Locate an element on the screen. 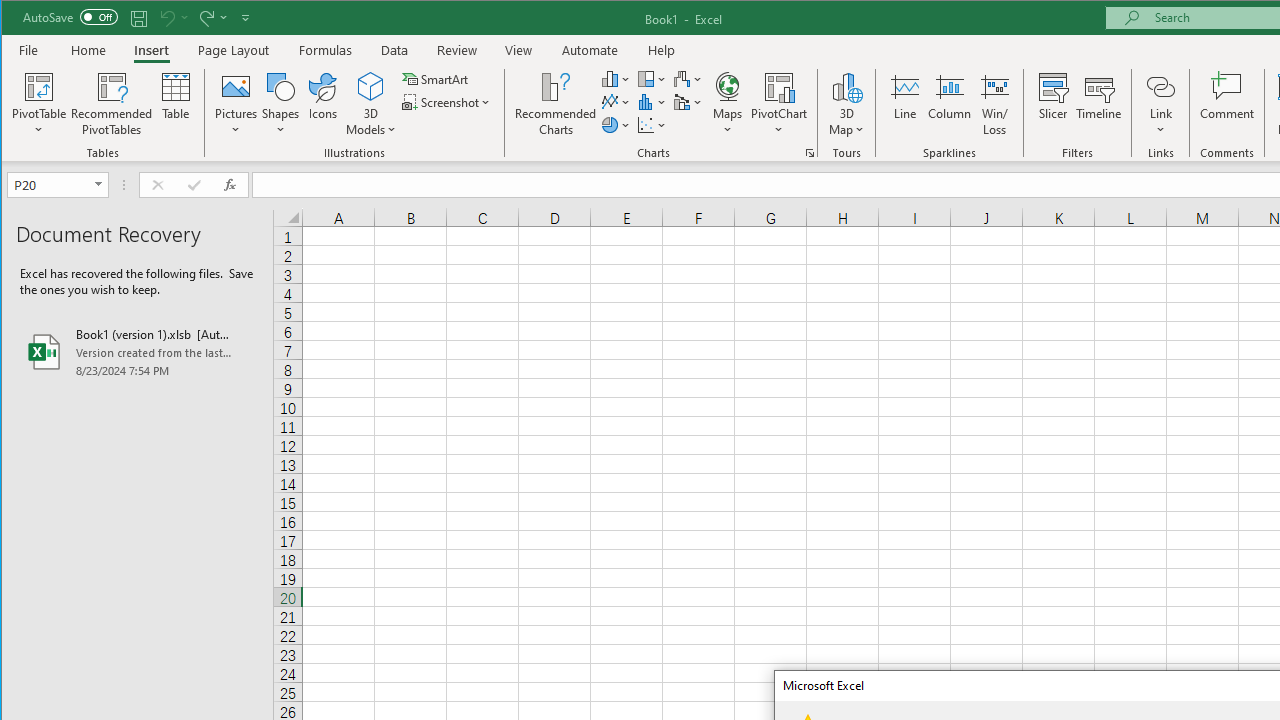 This screenshot has height=720, width=1280. 'Link' is located at coordinates (1160, 104).